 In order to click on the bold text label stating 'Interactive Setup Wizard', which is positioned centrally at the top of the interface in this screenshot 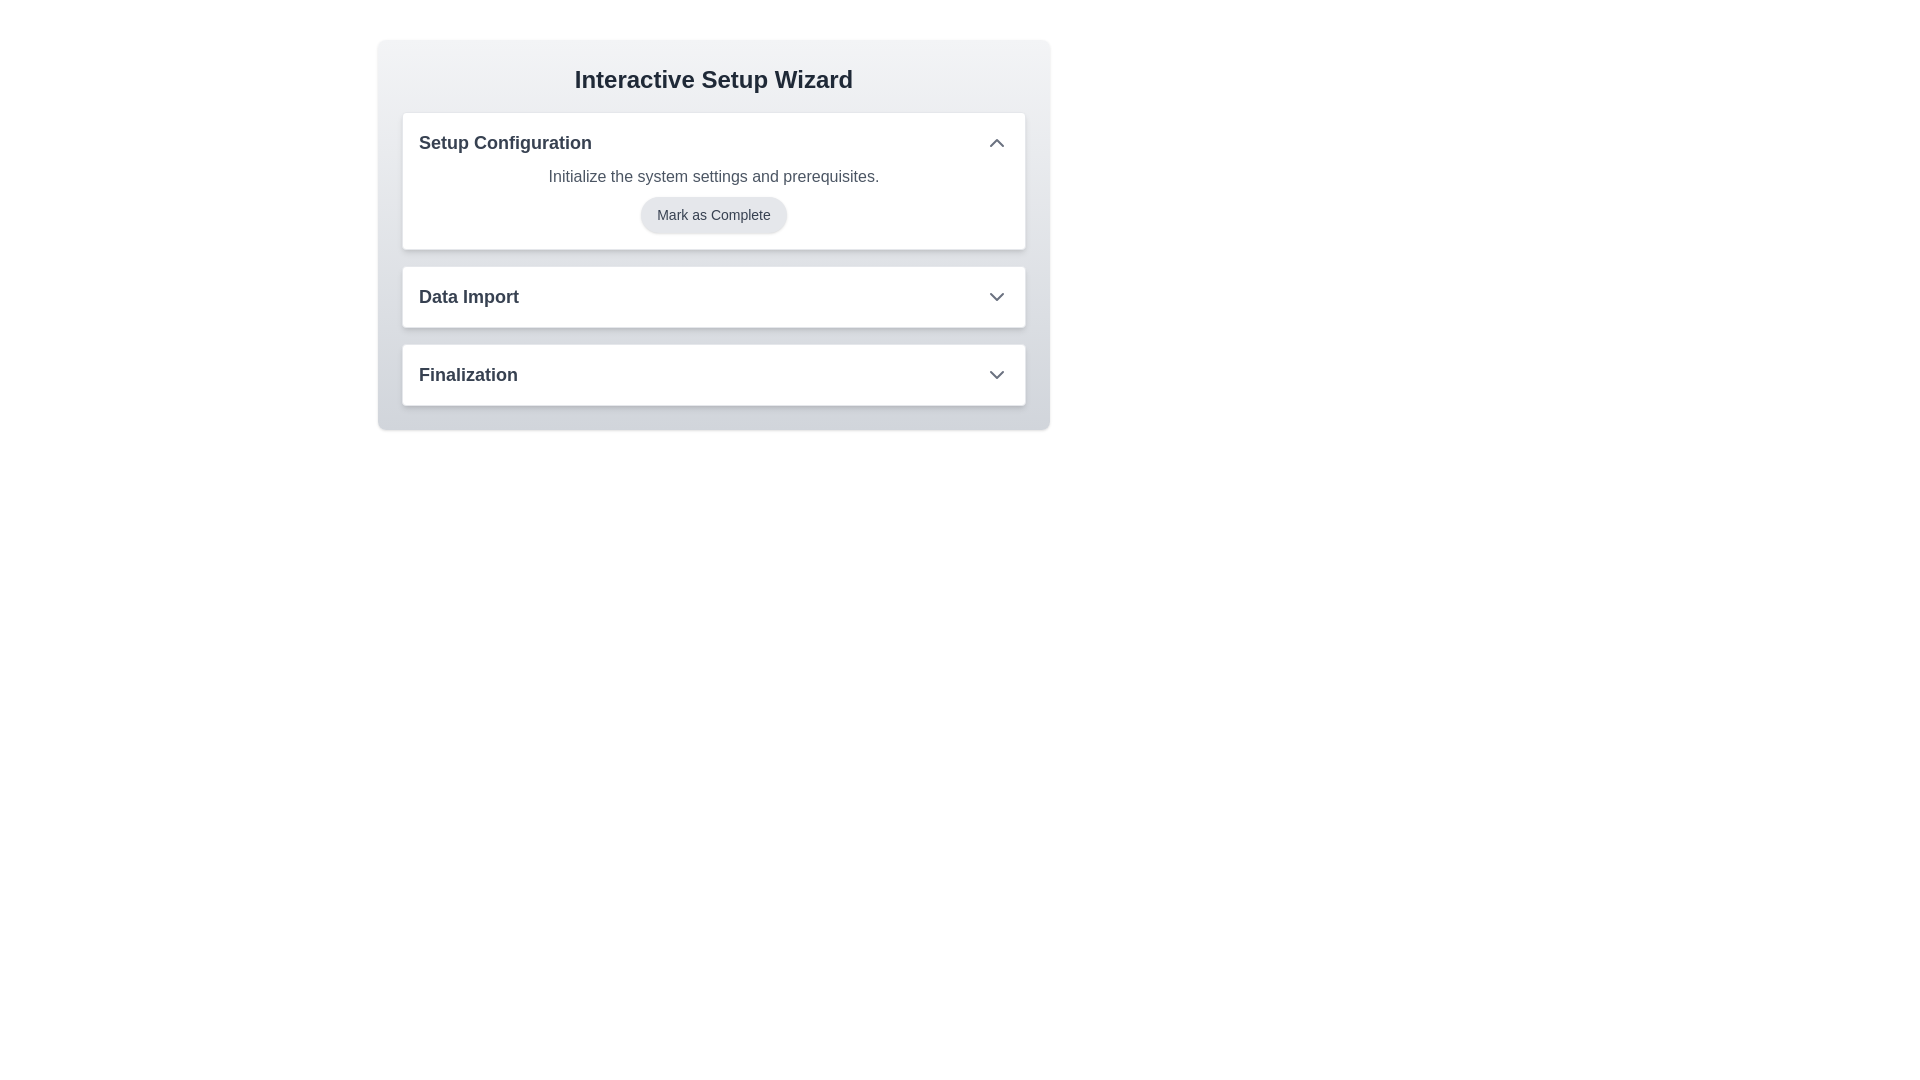, I will do `click(714, 79)`.